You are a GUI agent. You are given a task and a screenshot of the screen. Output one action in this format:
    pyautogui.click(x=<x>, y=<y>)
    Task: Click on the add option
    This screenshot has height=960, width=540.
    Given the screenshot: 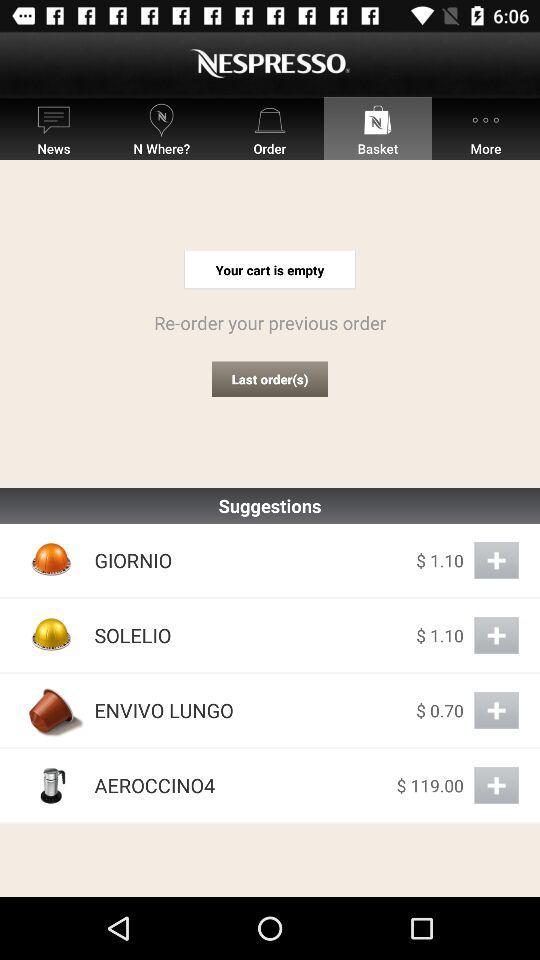 What is the action you would take?
    pyautogui.click(x=495, y=560)
    